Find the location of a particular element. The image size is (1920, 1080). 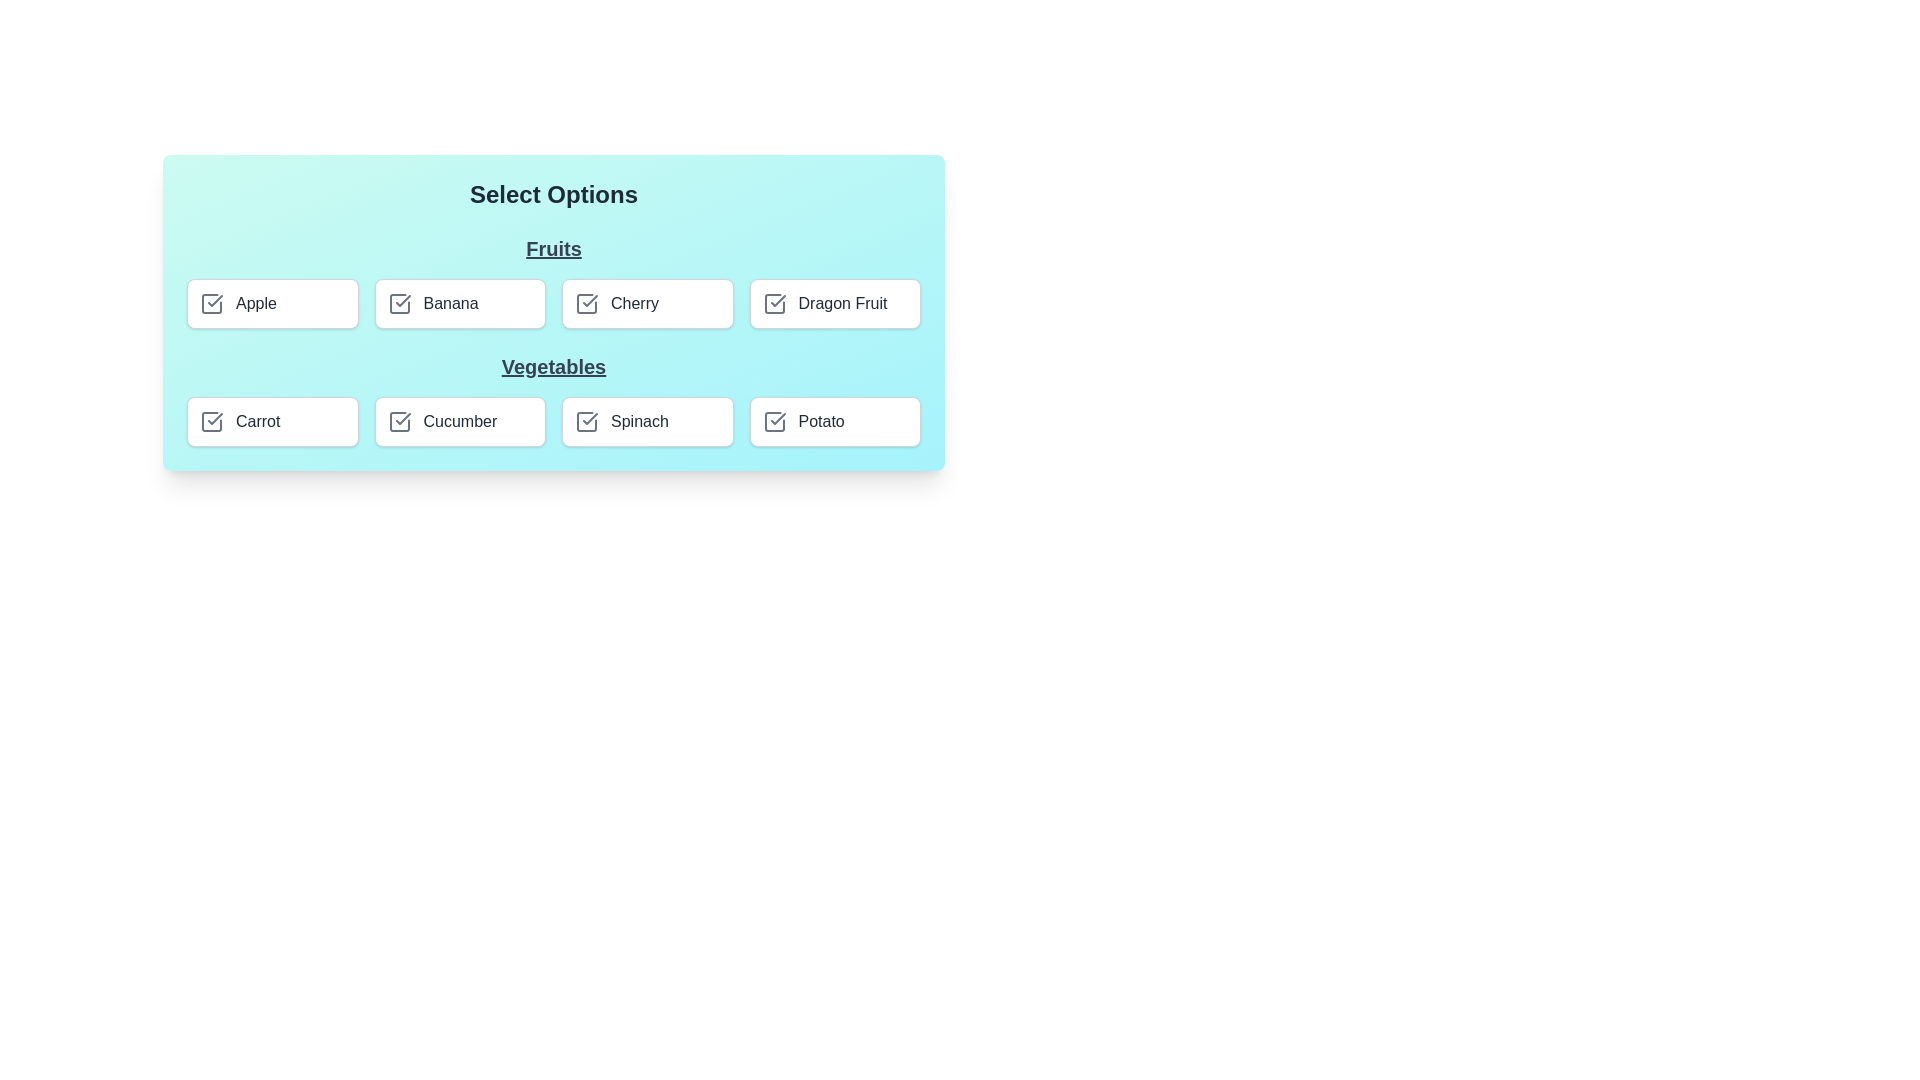

the selected state icon of the 'Apple' checkbox located in the 'Fruits' section is located at coordinates (215, 300).